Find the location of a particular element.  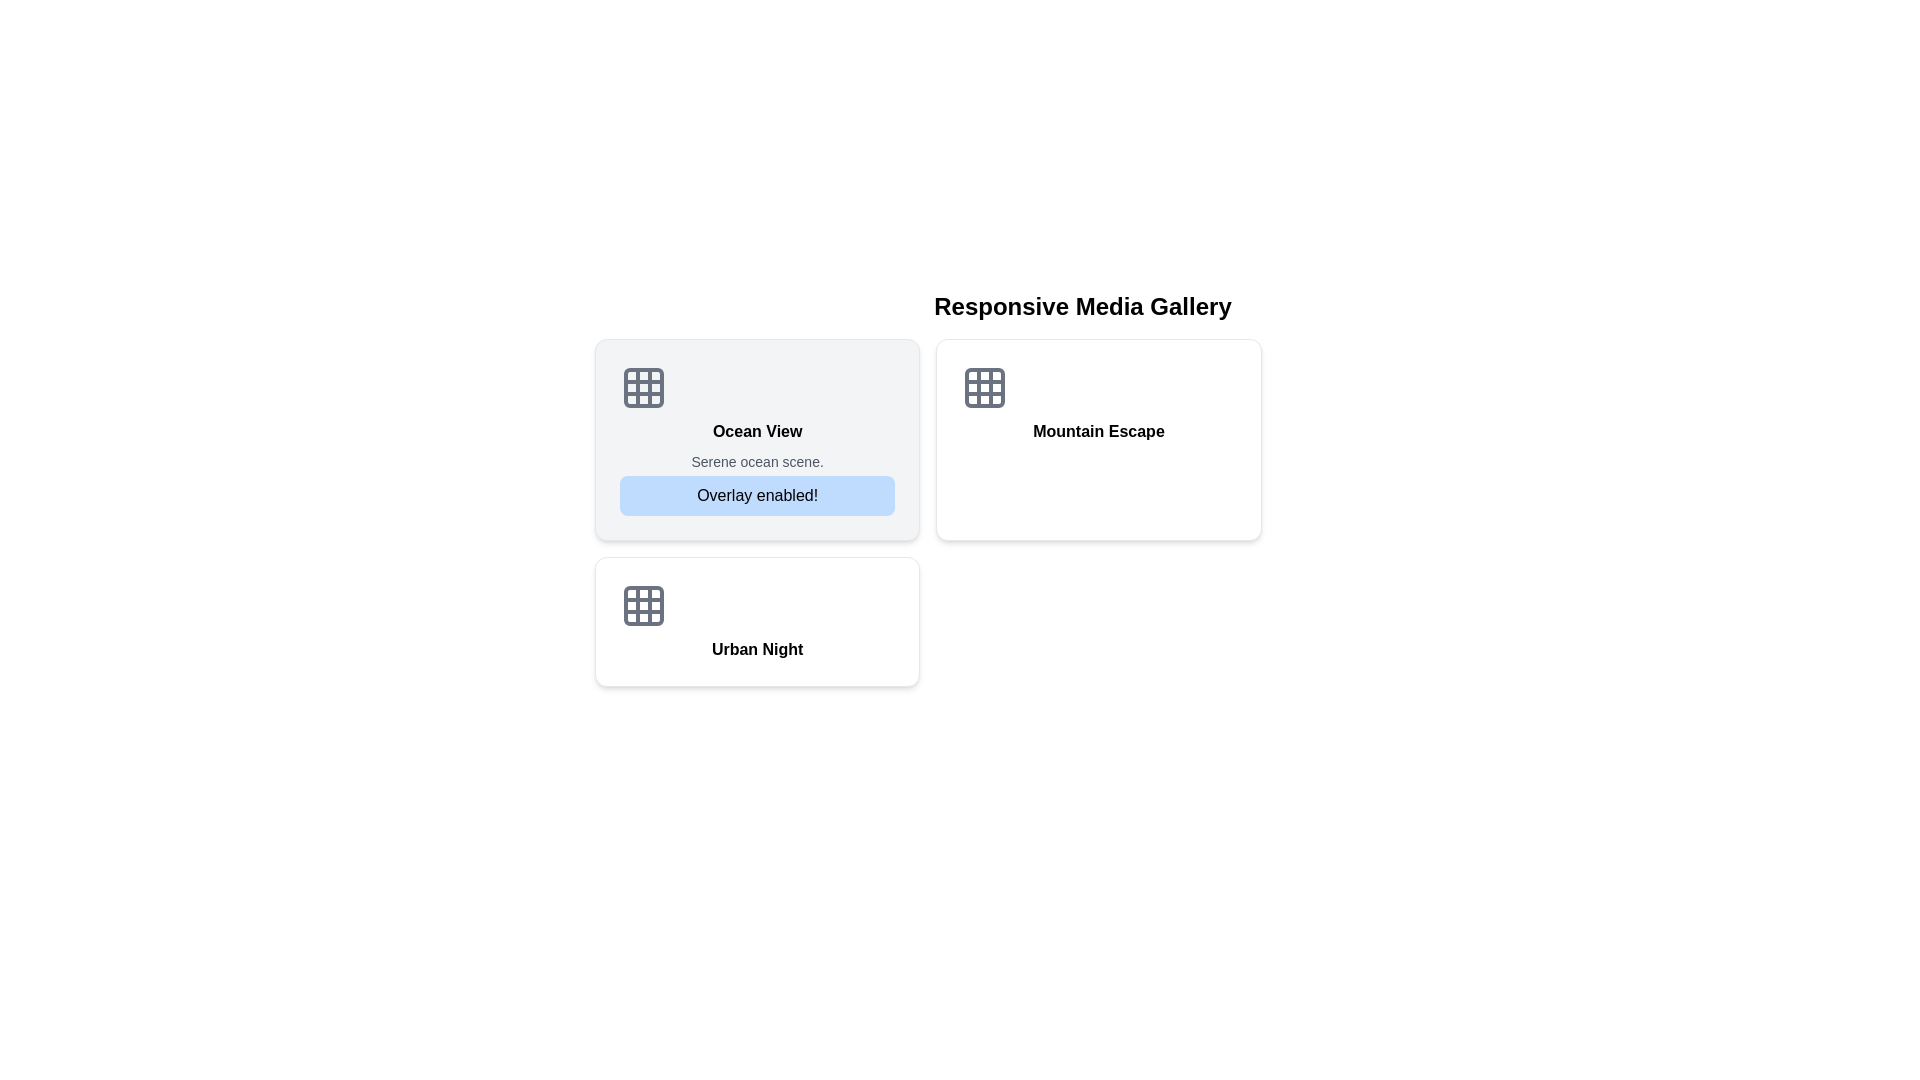

the grid layout selector icon located at the top center of the 'Urban Night' card in the lower-left of the grid of cards is located at coordinates (643, 604).